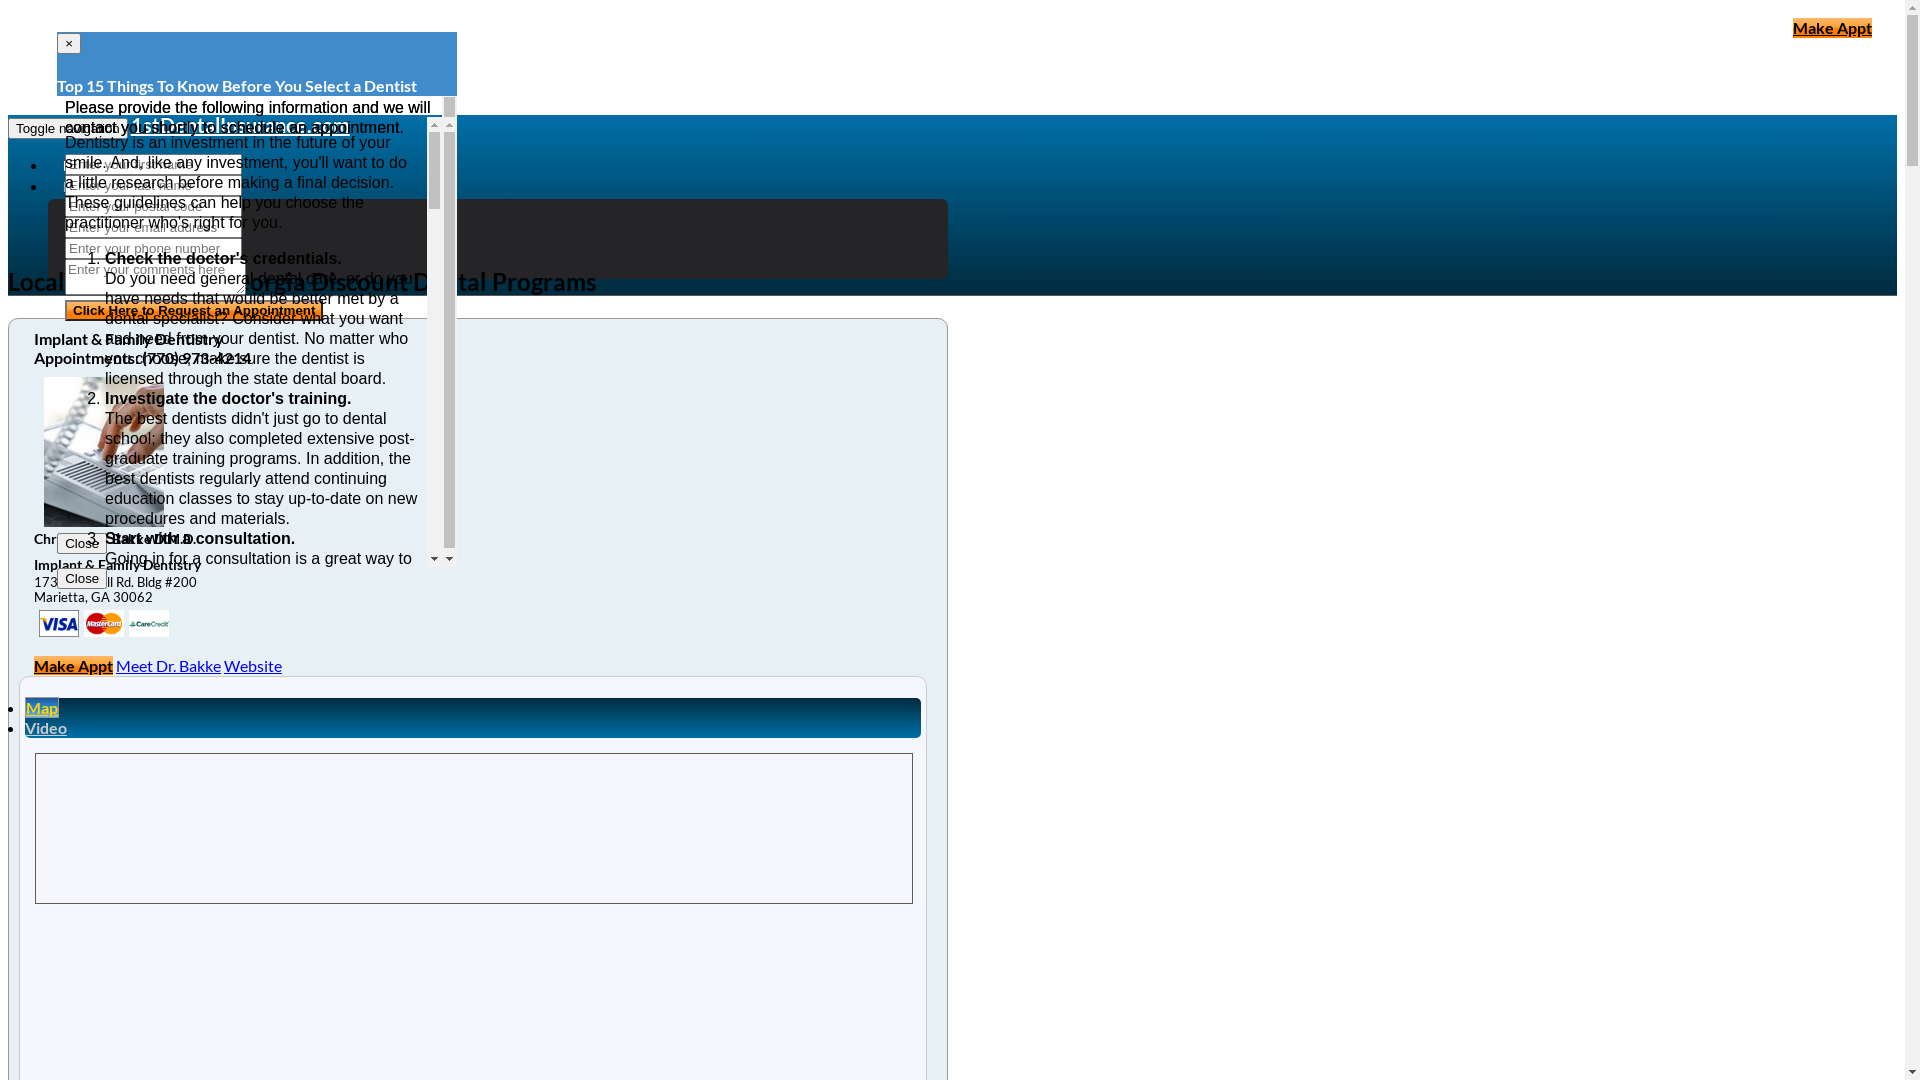 The height and width of the screenshot is (1080, 1920). Describe the element at coordinates (114, 665) in the screenshot. I see `'Meet Dr. Bakke'` at that location.